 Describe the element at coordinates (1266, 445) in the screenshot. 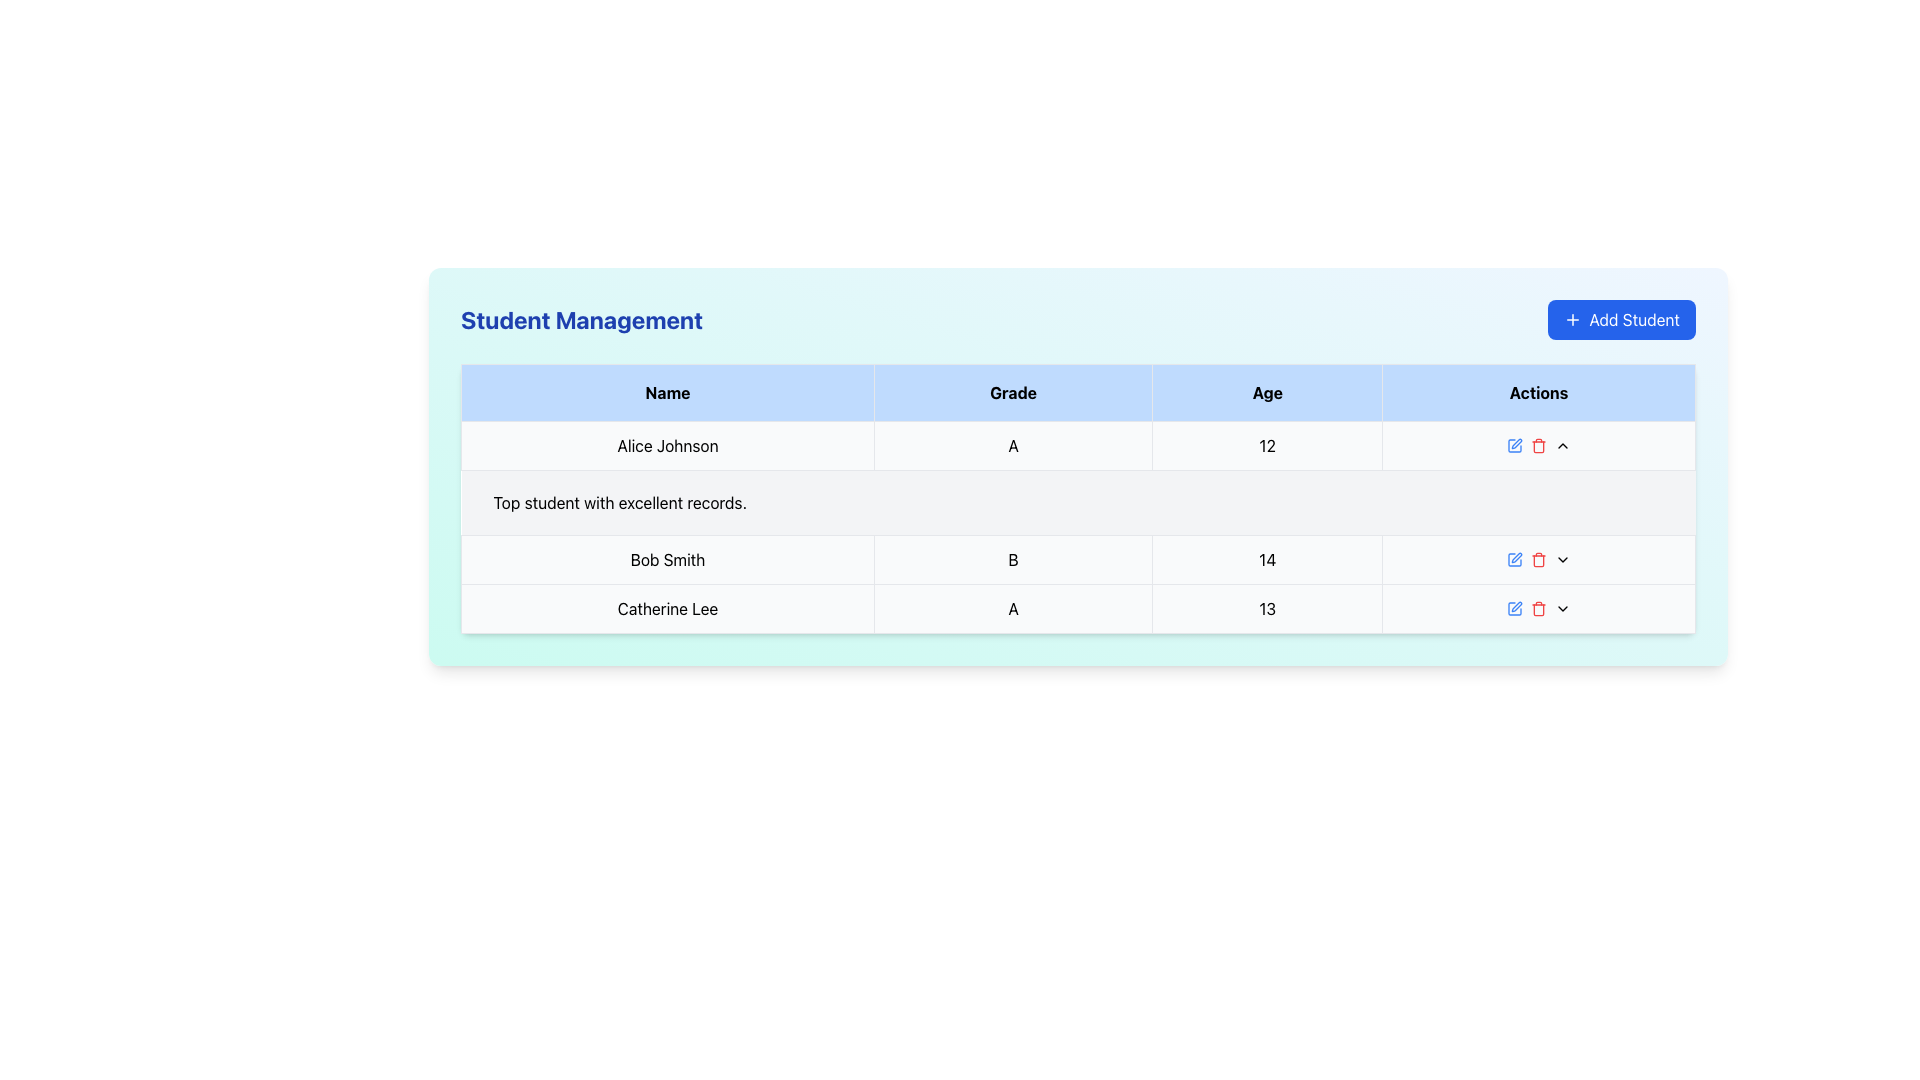

I see `the numeric cell displaying '12' in the 'Age' column for the student 'Alice Johnson'` at that location.